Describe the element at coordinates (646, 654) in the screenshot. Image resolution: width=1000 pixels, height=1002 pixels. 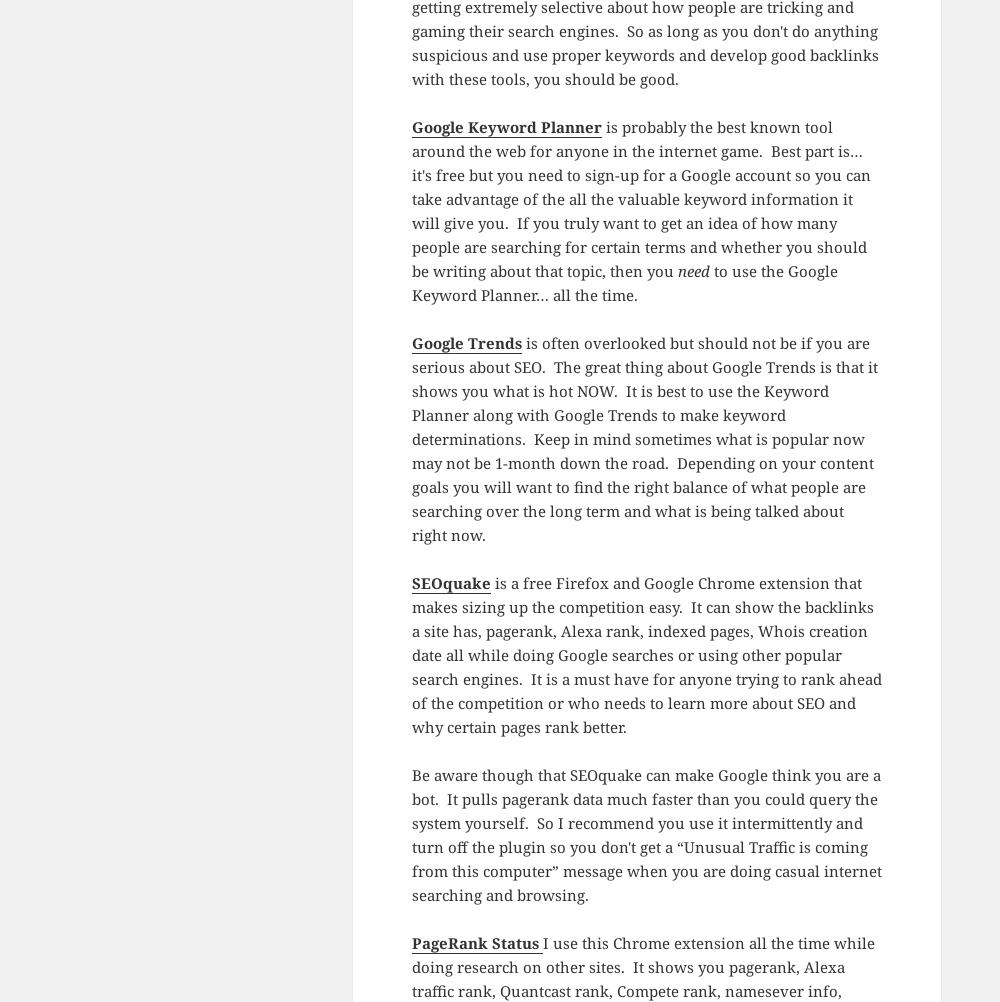
I see `'is a free Firefox and Google Chrome extension that makes sizing up the competition easy.  It can show the backlinks a site has, pagerank, Alexa rank, indexed pages, Whois creation date all while doing Google searches or using other popular search engines.  It is a must have for anyone trying to rank ahead of the competition or who needs to learn more about SEO and why certain pages rank better.'` at that location.